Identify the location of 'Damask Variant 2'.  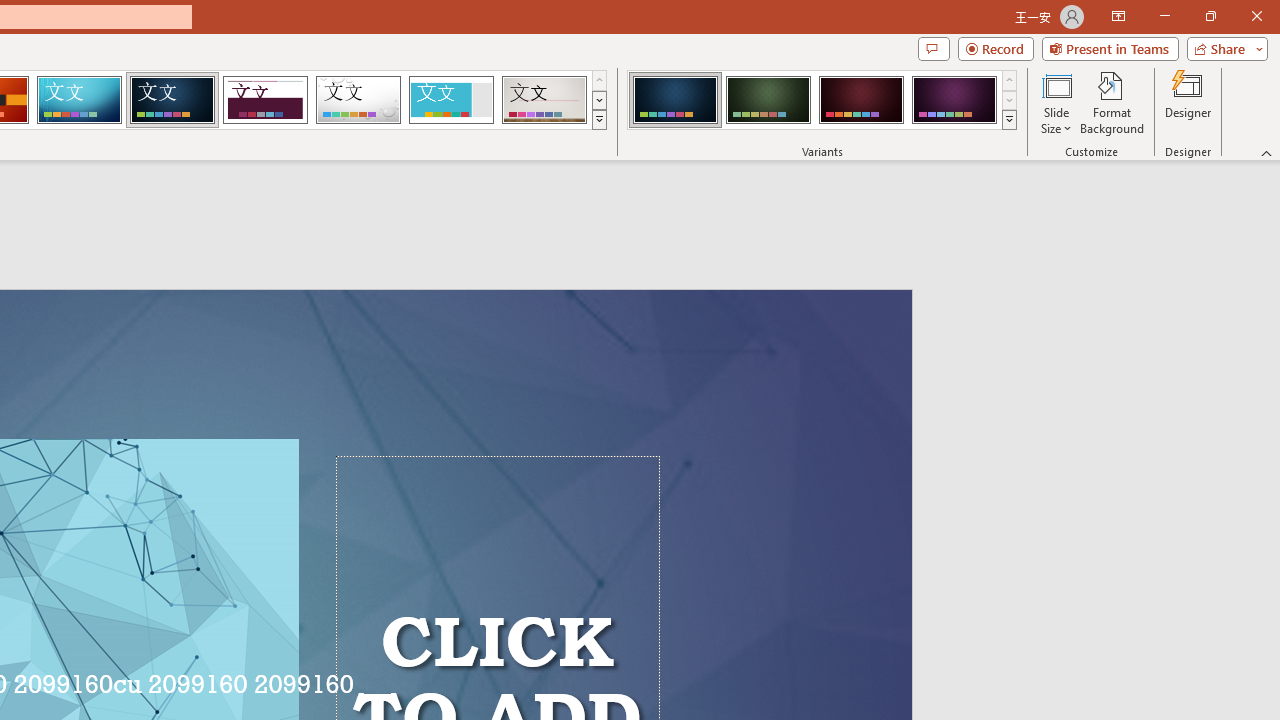
(767, 100).